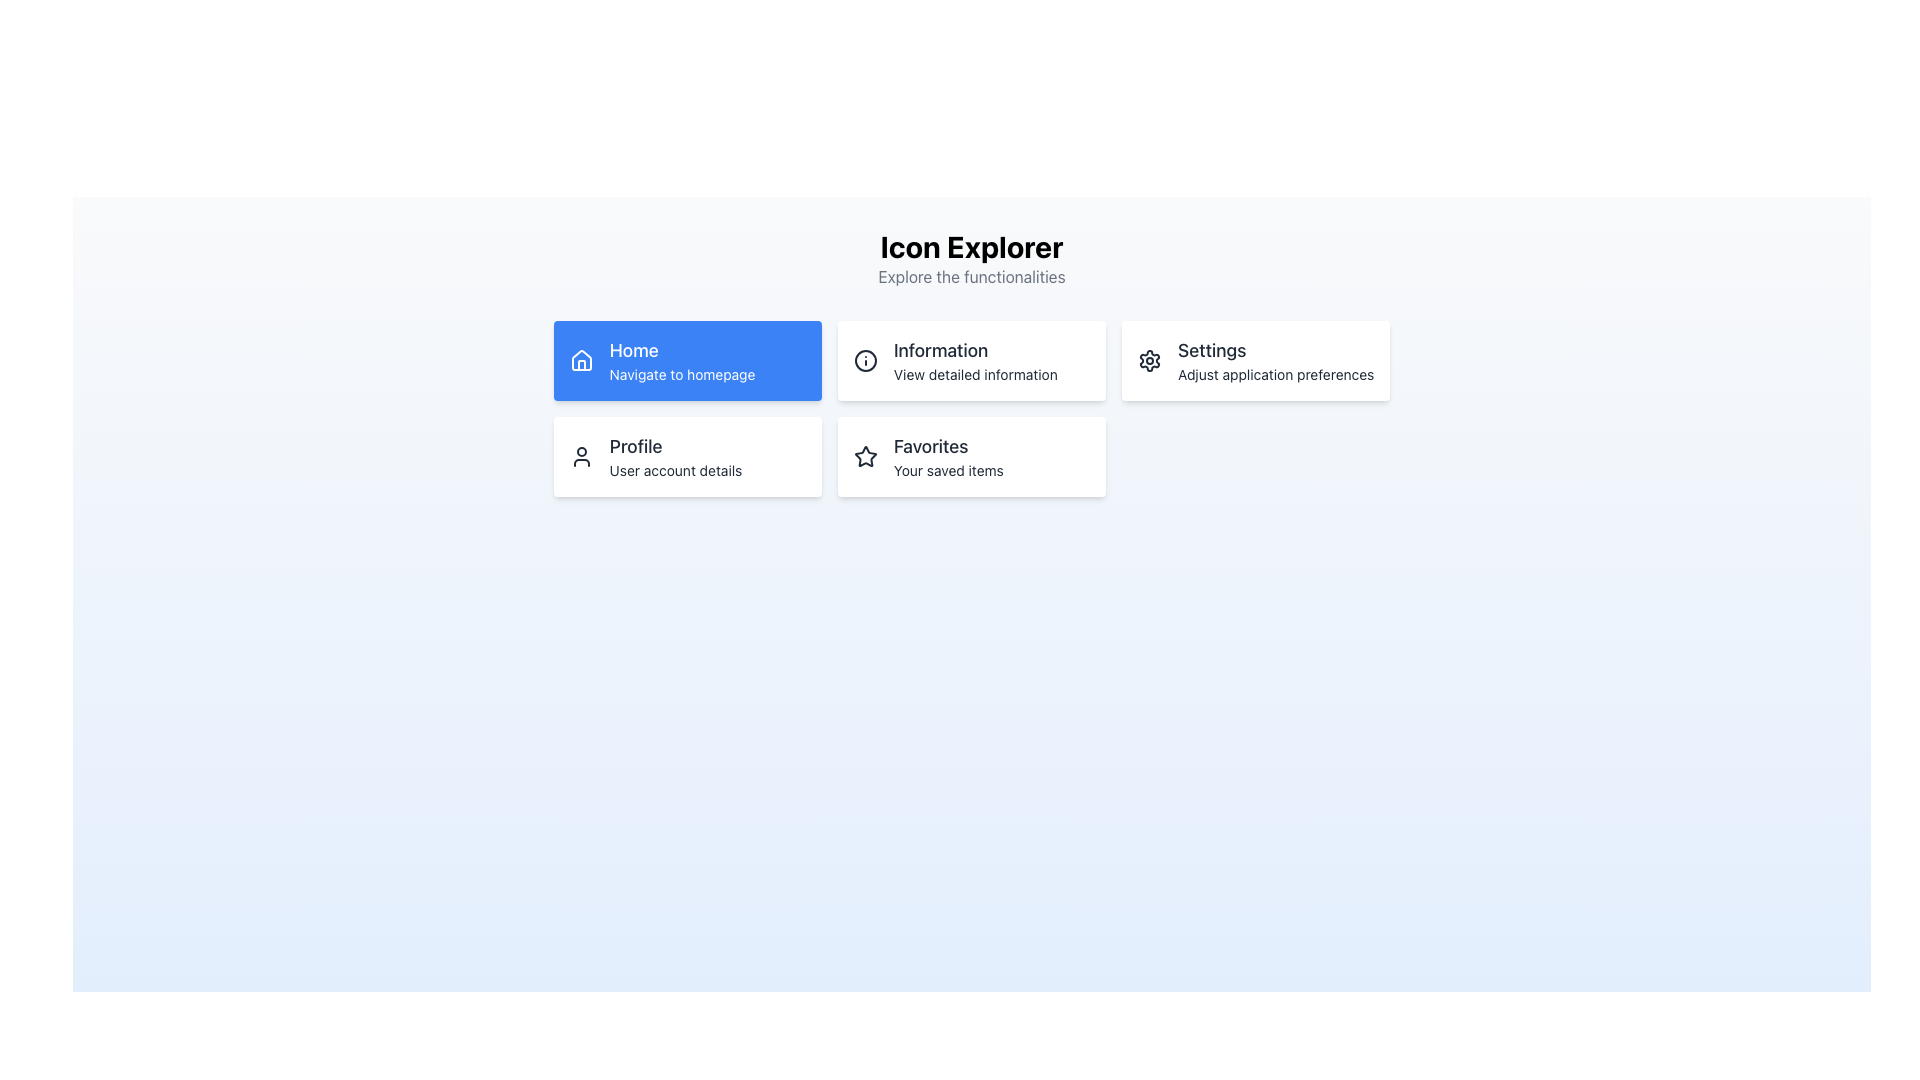 This screenshot has width=1920, height=1080. I want to click on the 'Favorites' Text Display element, which provides the title 'Favorites' and subtitle 'Your saved items', located in the second row, second column of the grid layout, to the right of the star icon, so click(947, 456).